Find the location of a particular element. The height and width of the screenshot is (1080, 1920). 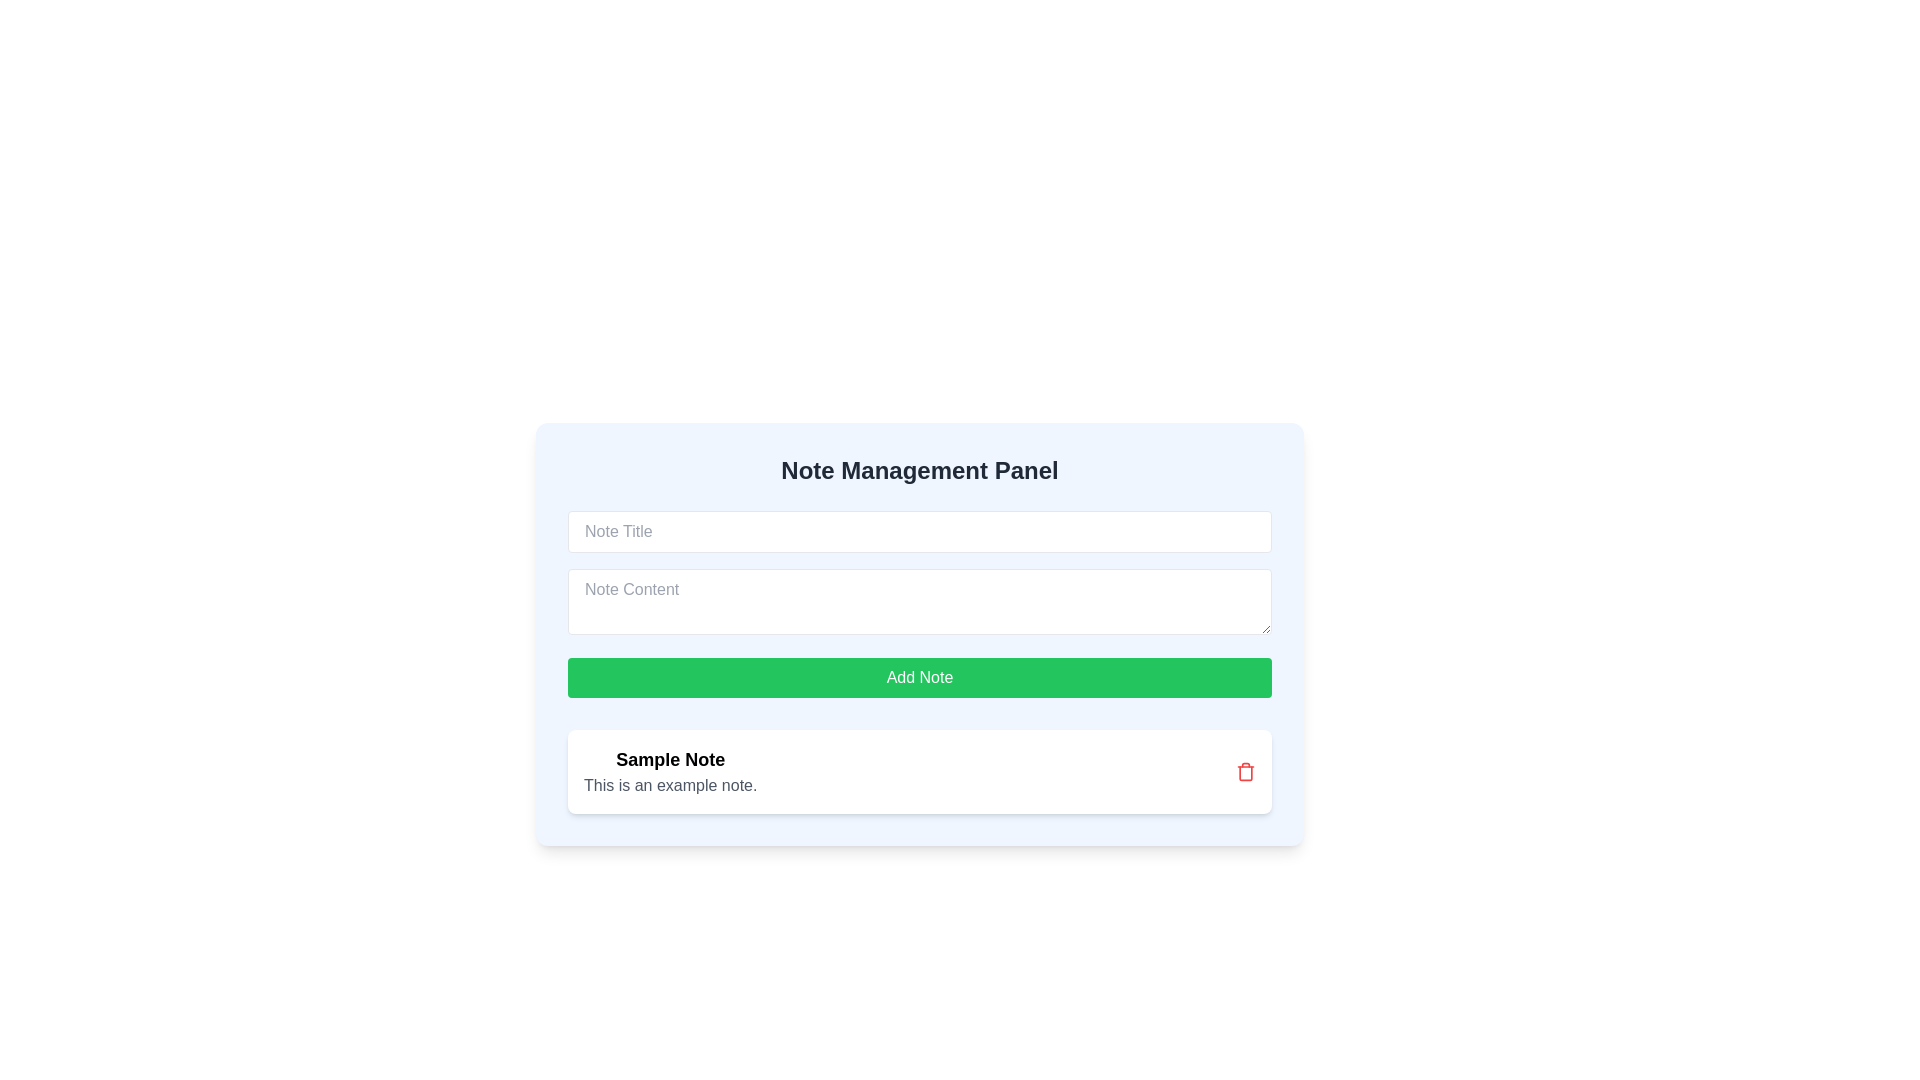

the Text label that provides additional details related to a note, positioned directly below 'Sample Note' is located at coordinates (670, 785).